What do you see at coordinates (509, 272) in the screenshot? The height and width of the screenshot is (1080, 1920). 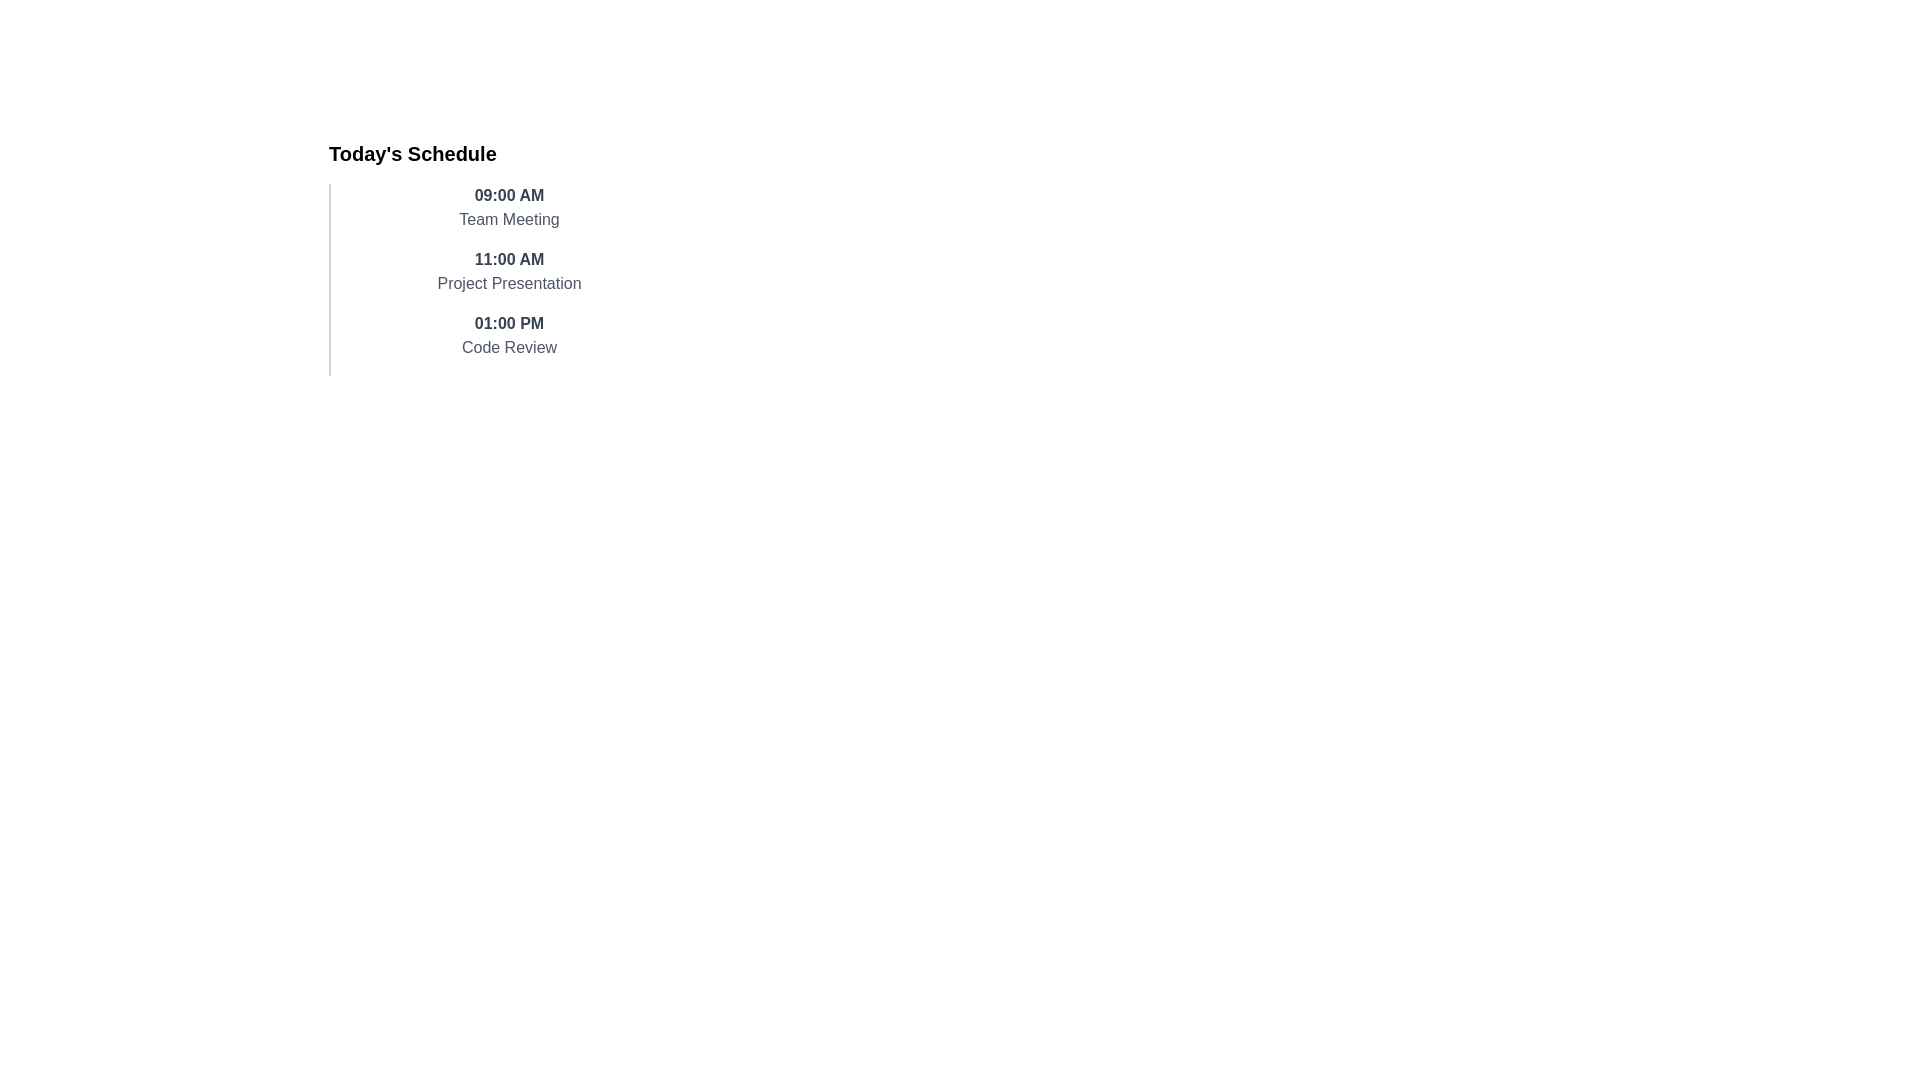 I see `the text block displaying the event titled 'Project Presentation' scheduled at 11:00 AM, which is the second appointment entry in the schedule` at bounding box center [509, 272].